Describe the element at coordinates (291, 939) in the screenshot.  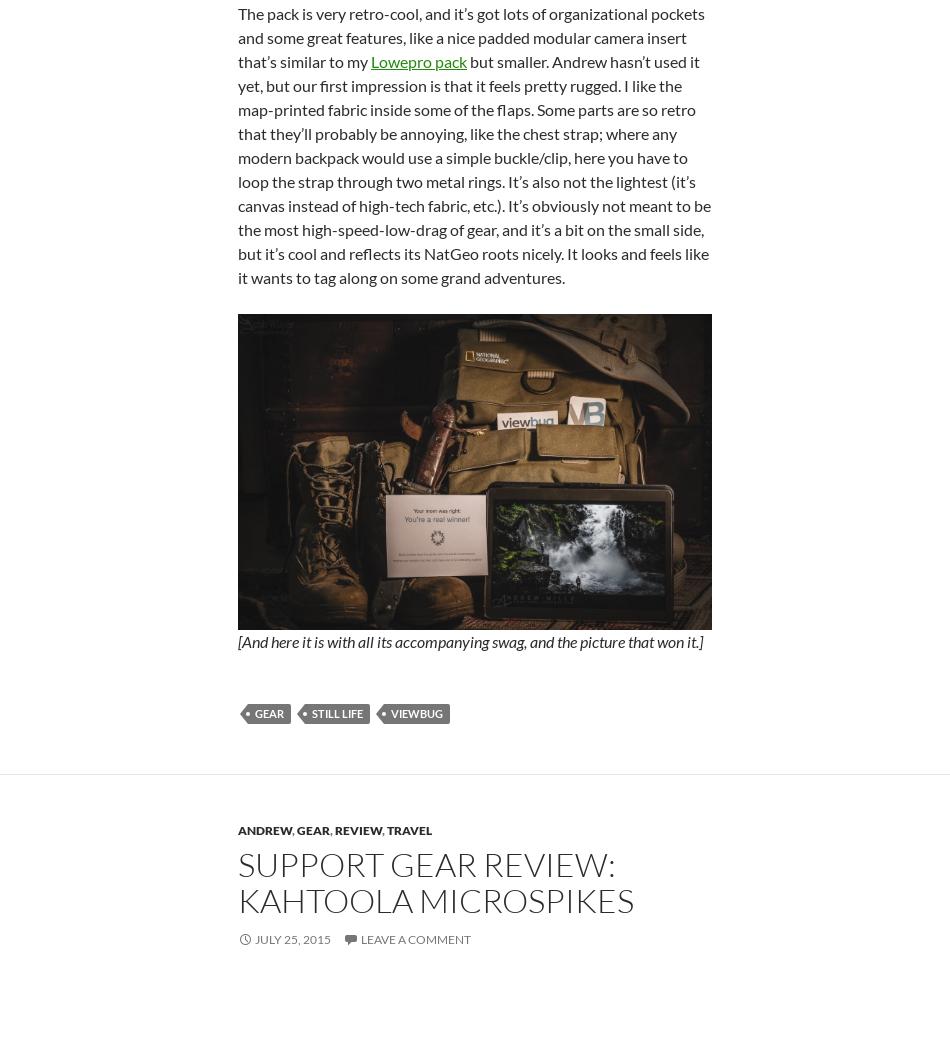
I see `'July 25, 2015'` at that location.